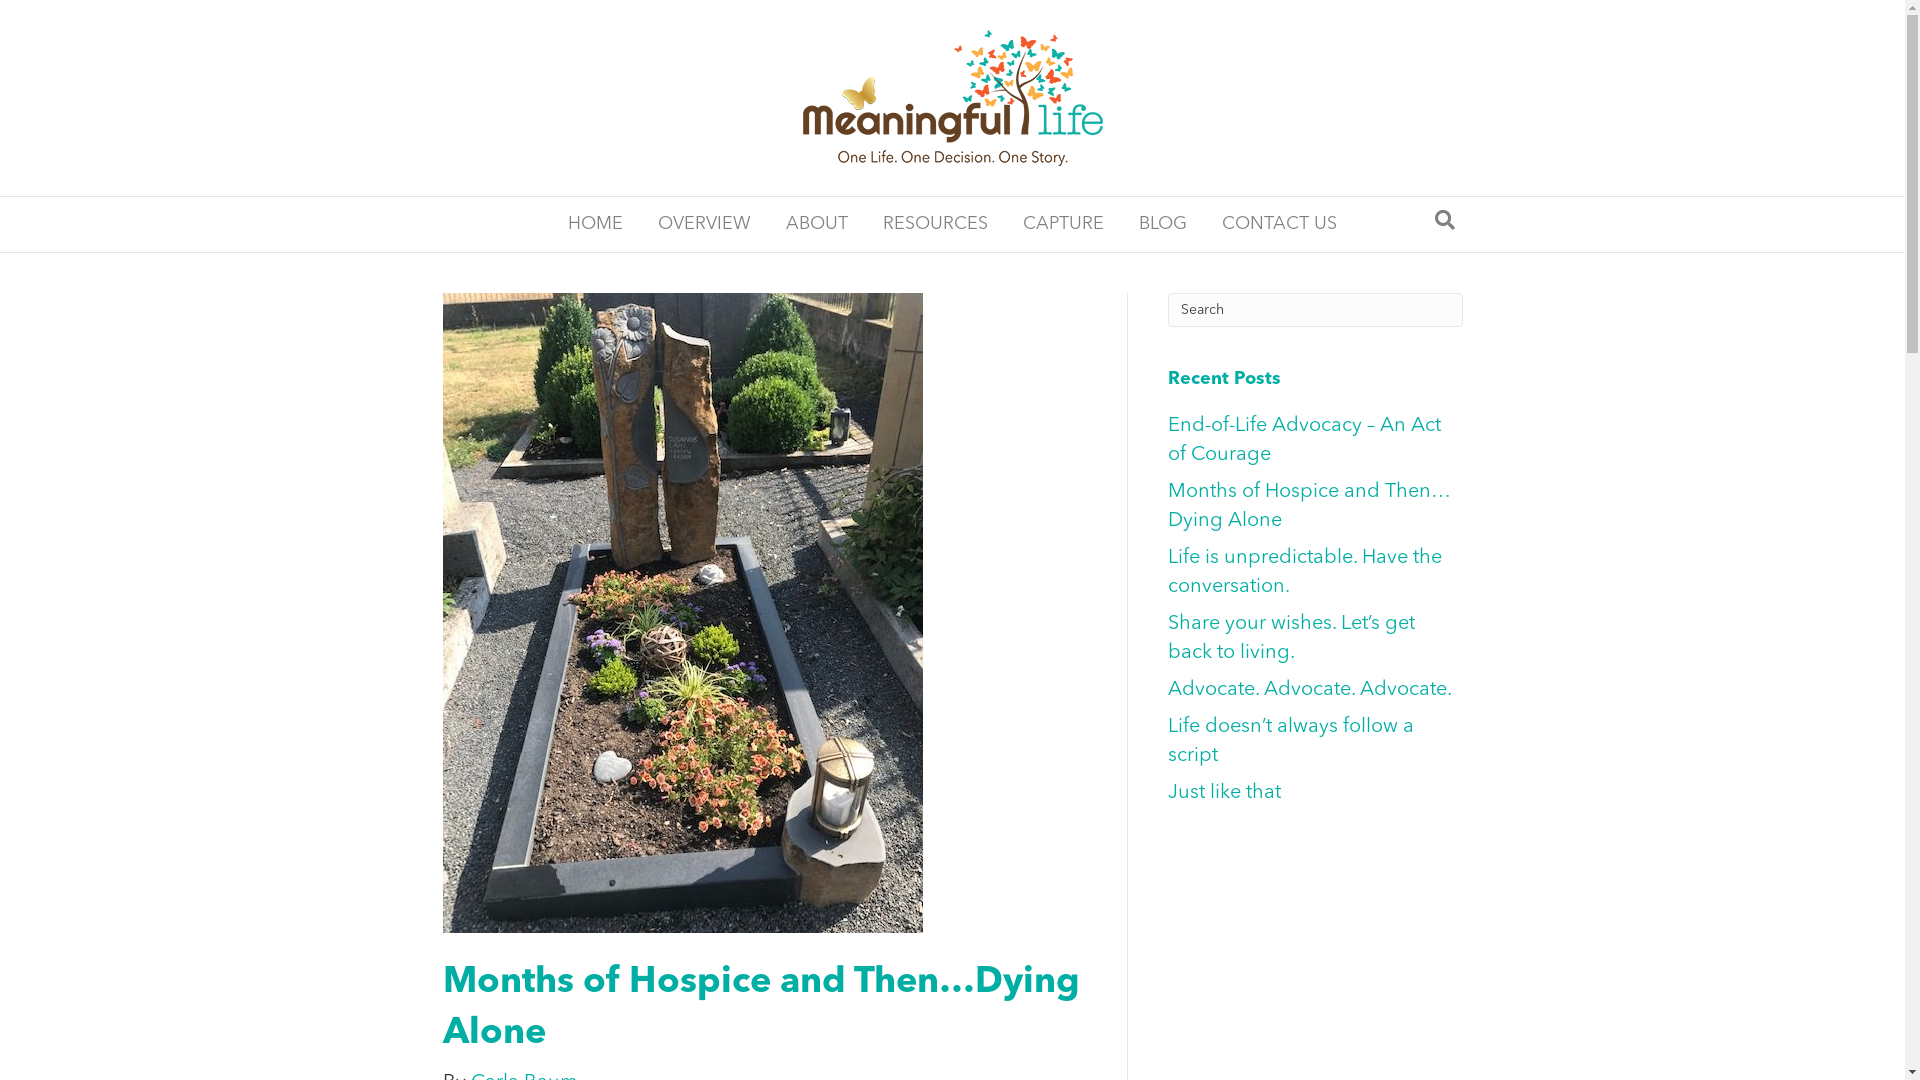 Image resolution: width=1920 pixels, height=1080 pixels. I want to click on 'BLOG', so click(1162, 224).